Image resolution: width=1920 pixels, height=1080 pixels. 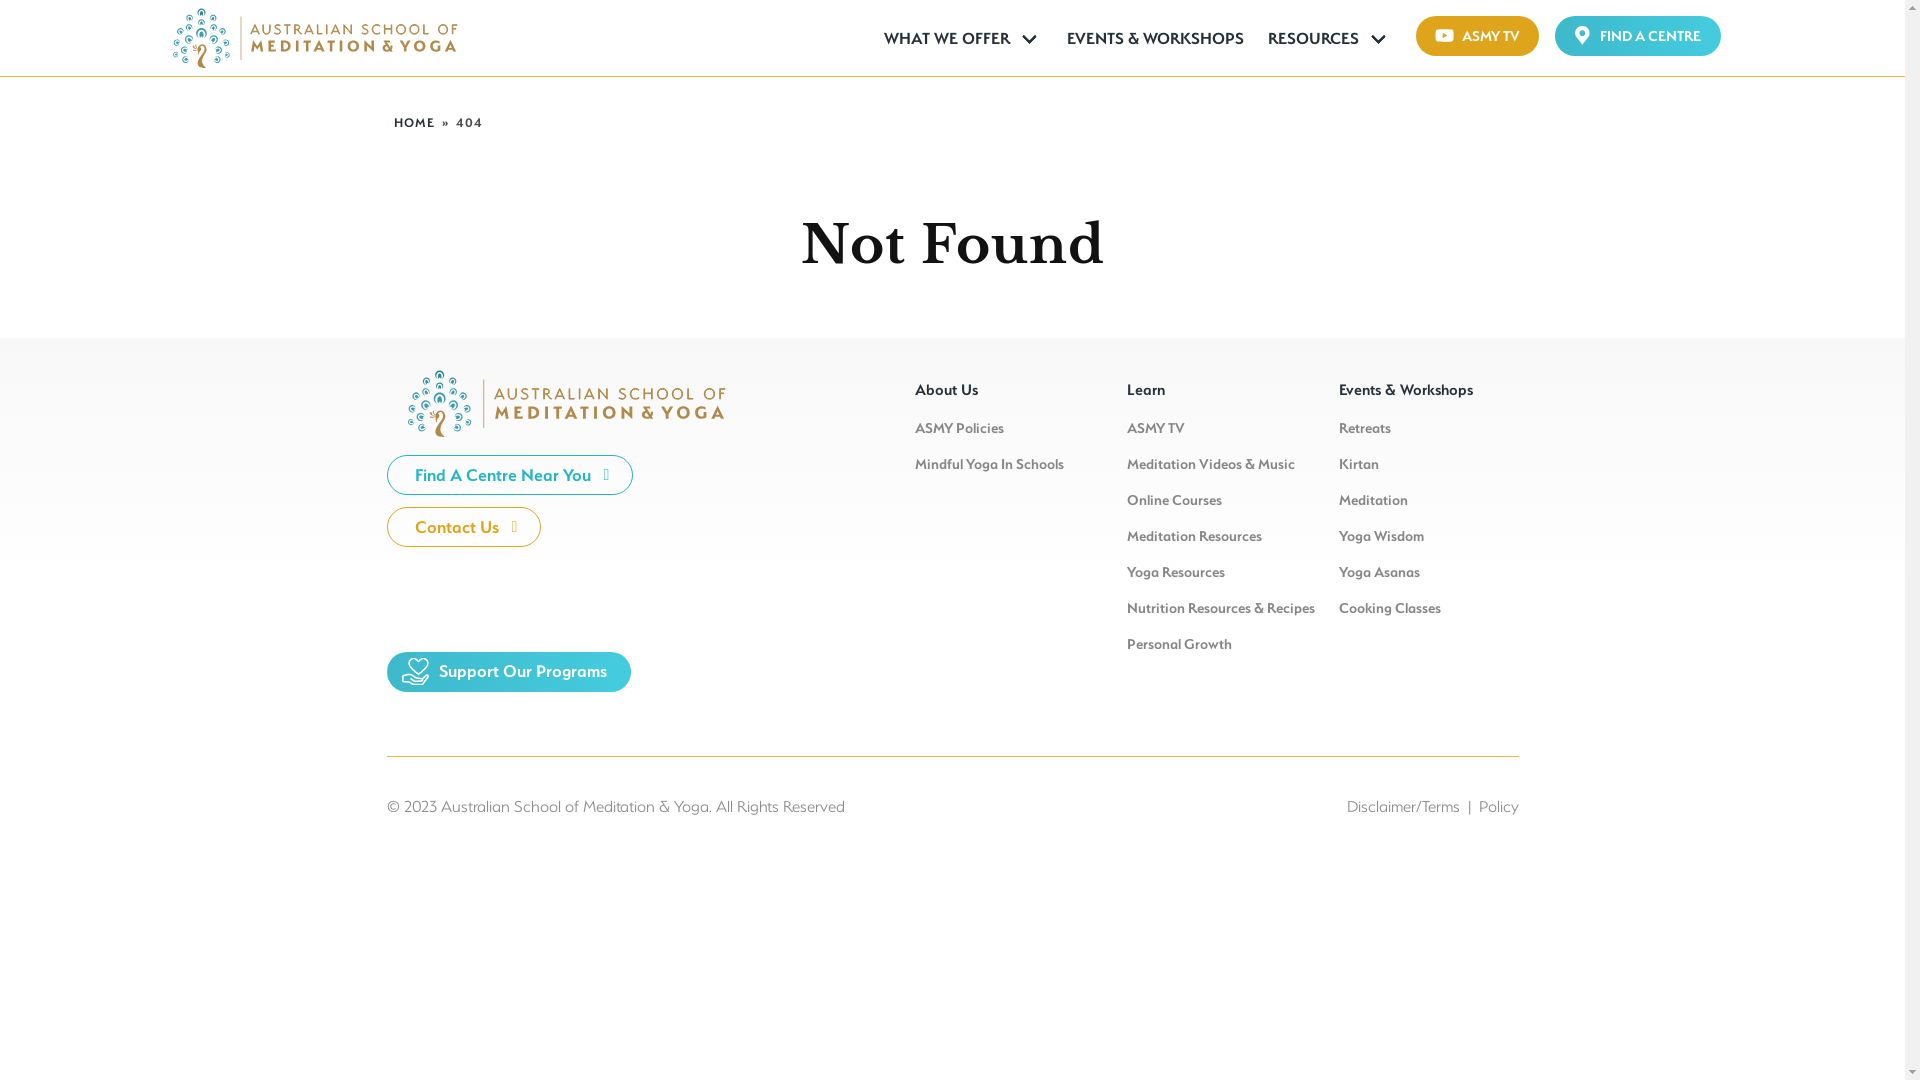 What do you see at coordinates (1126, 463) in the screenshot?
I see `'Meditation Videos & Music'` at bounding box center [1126, 463].